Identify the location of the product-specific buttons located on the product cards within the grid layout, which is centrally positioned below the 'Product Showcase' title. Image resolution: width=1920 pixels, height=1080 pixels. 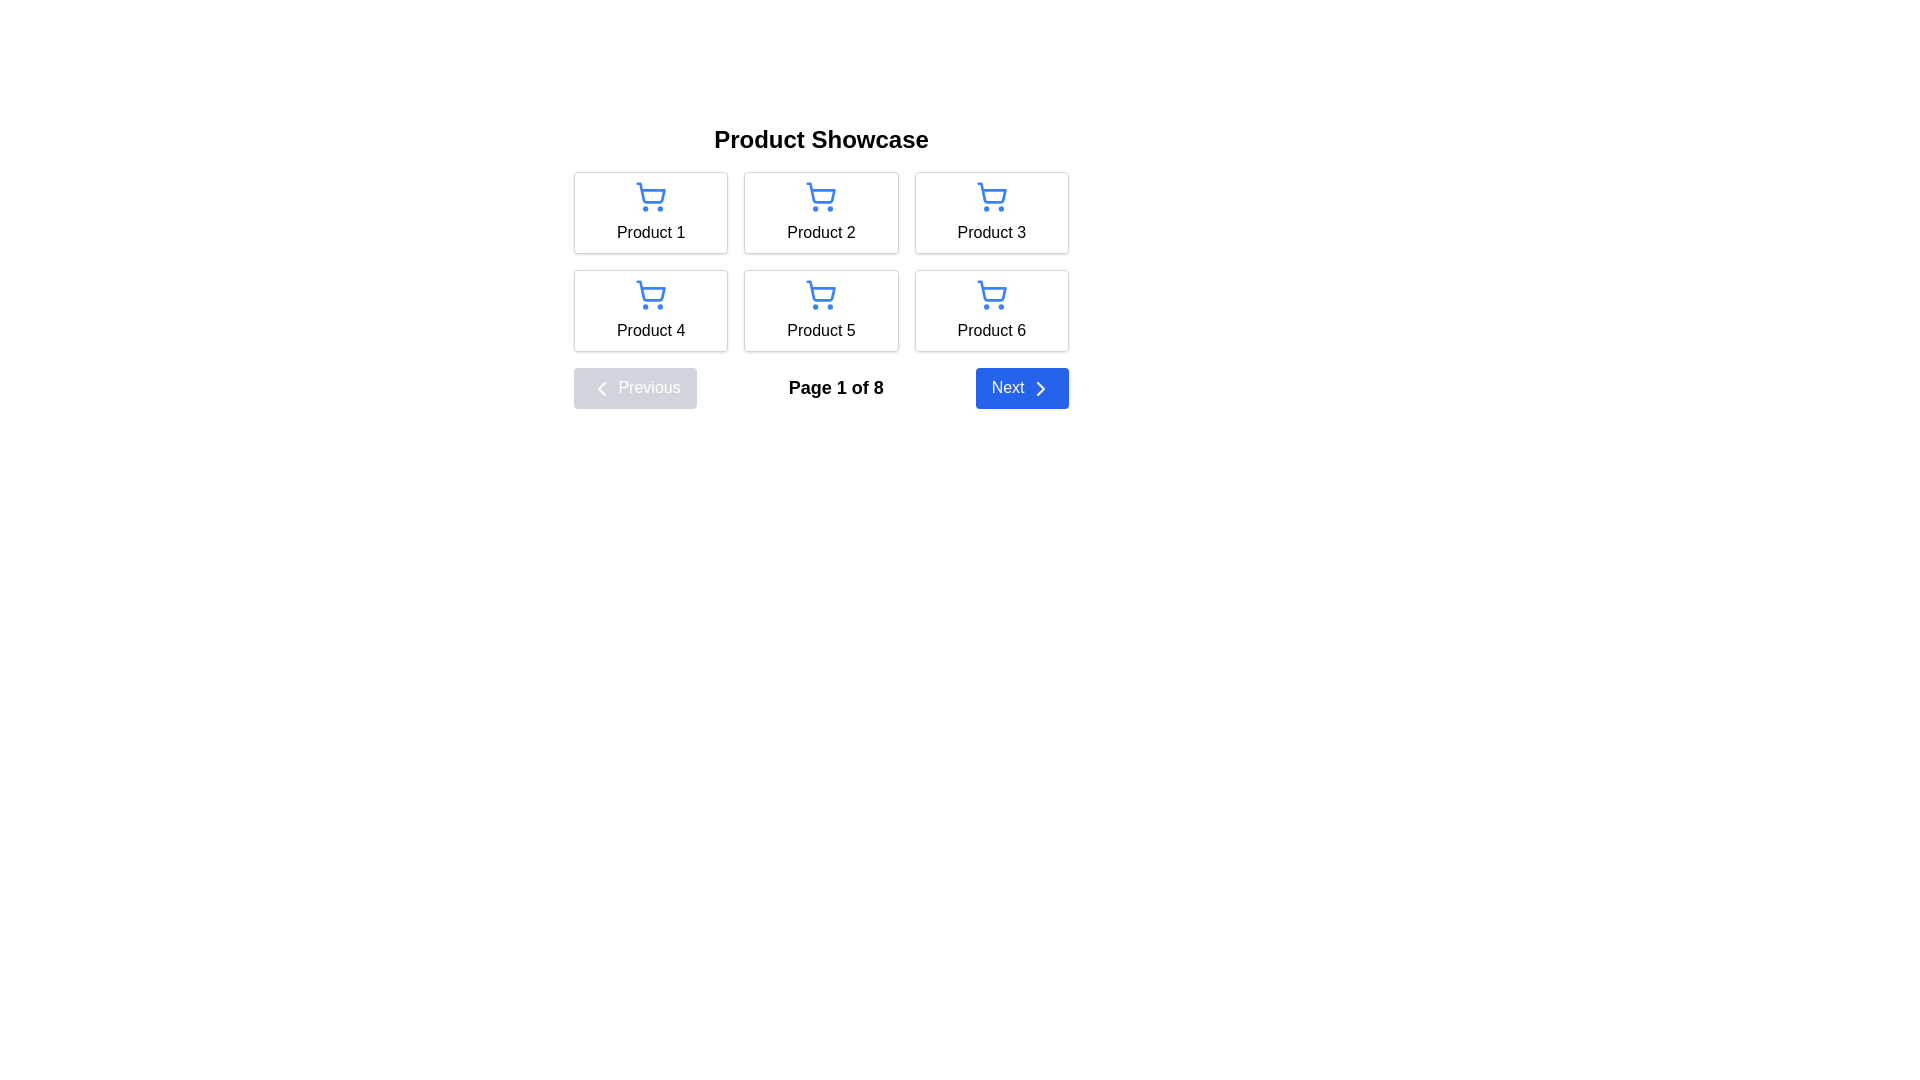
(821, 257).